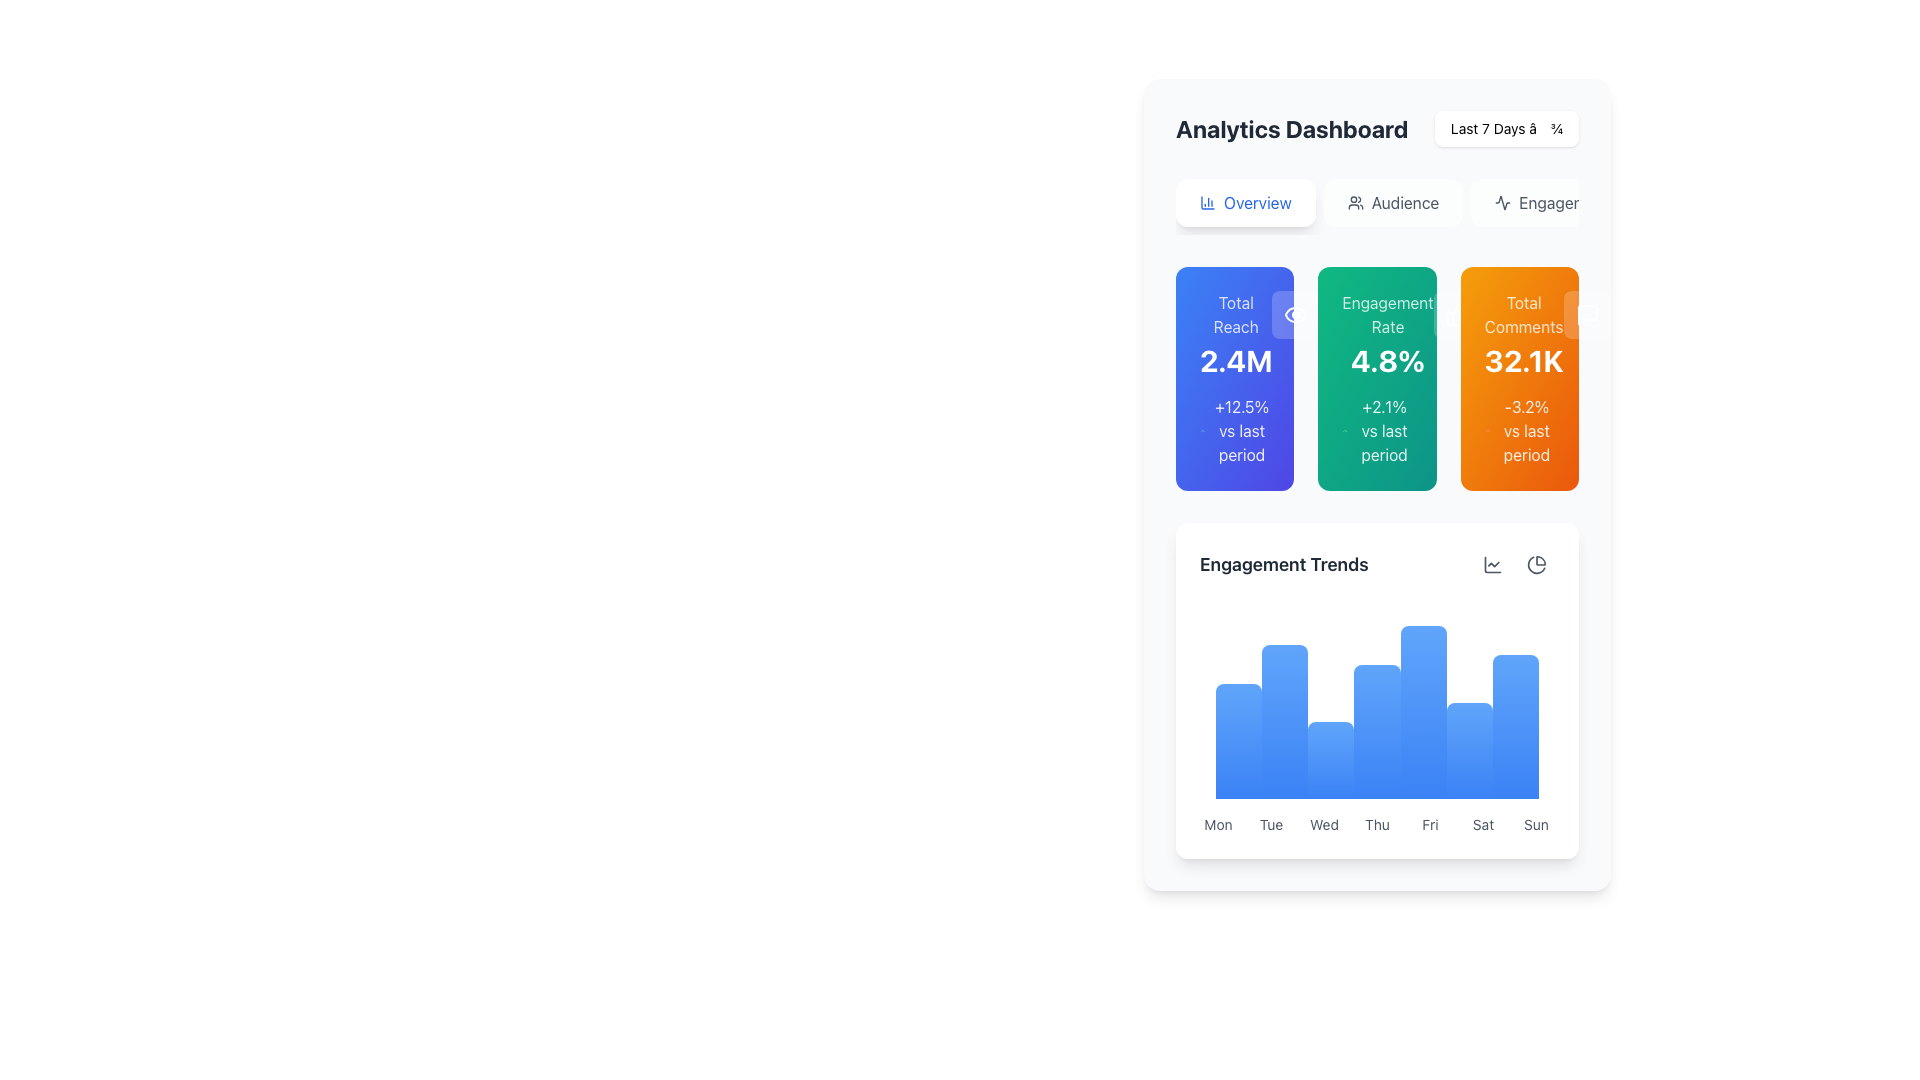 Image resolution: width=1920 pixels, height=1080 pixels. What do you see at coordinates (1515, 726) in the screenshot?
I see `the seventh bar from the left` at bounding box center [1515, 726].